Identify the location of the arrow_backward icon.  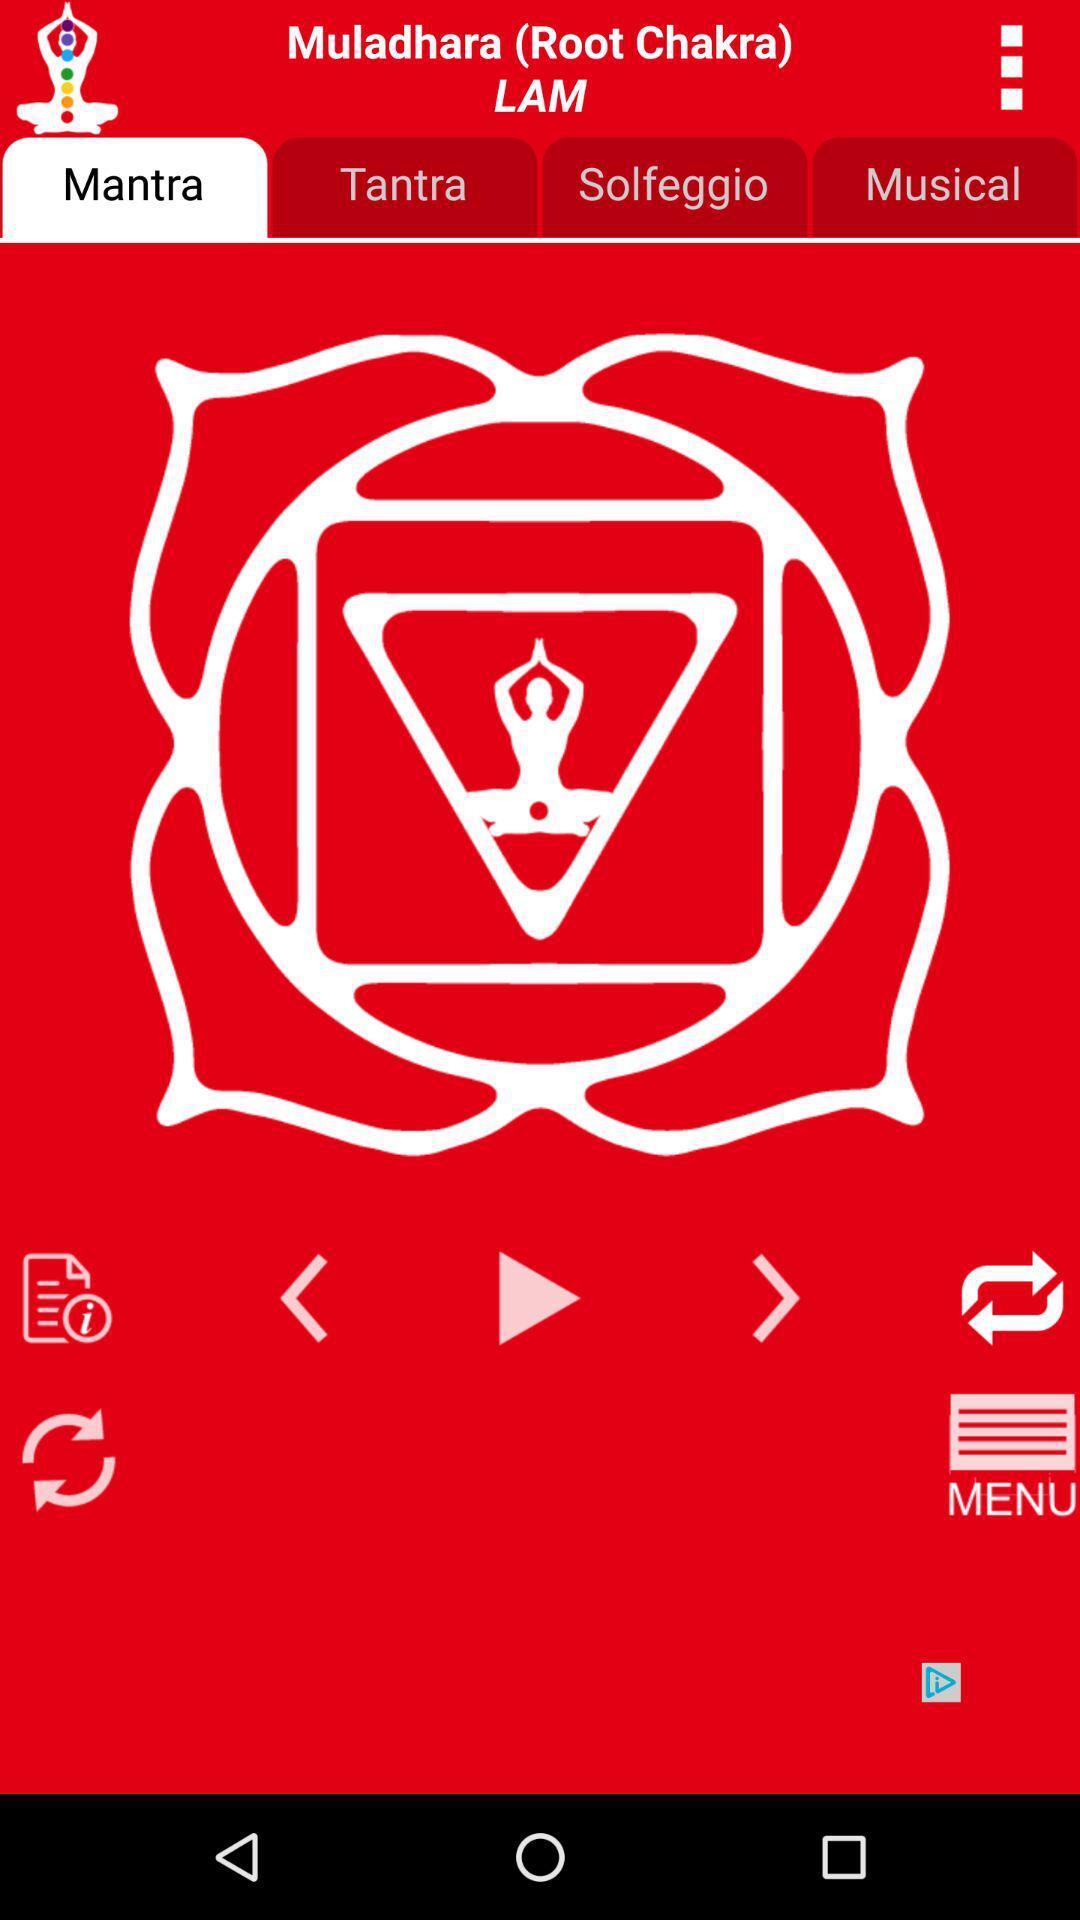
(303, 1388).